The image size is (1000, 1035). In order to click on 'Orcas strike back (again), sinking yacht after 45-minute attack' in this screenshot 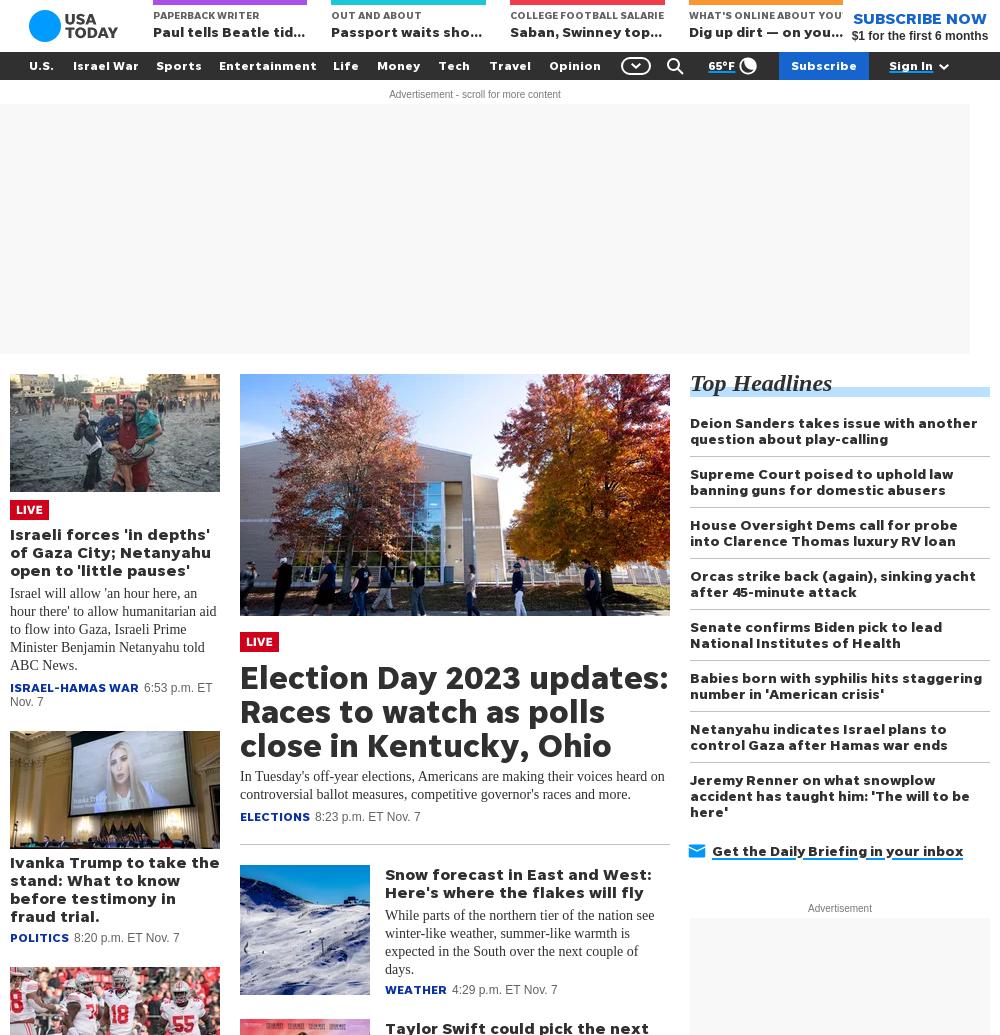, I will do `click(832, 582)`.